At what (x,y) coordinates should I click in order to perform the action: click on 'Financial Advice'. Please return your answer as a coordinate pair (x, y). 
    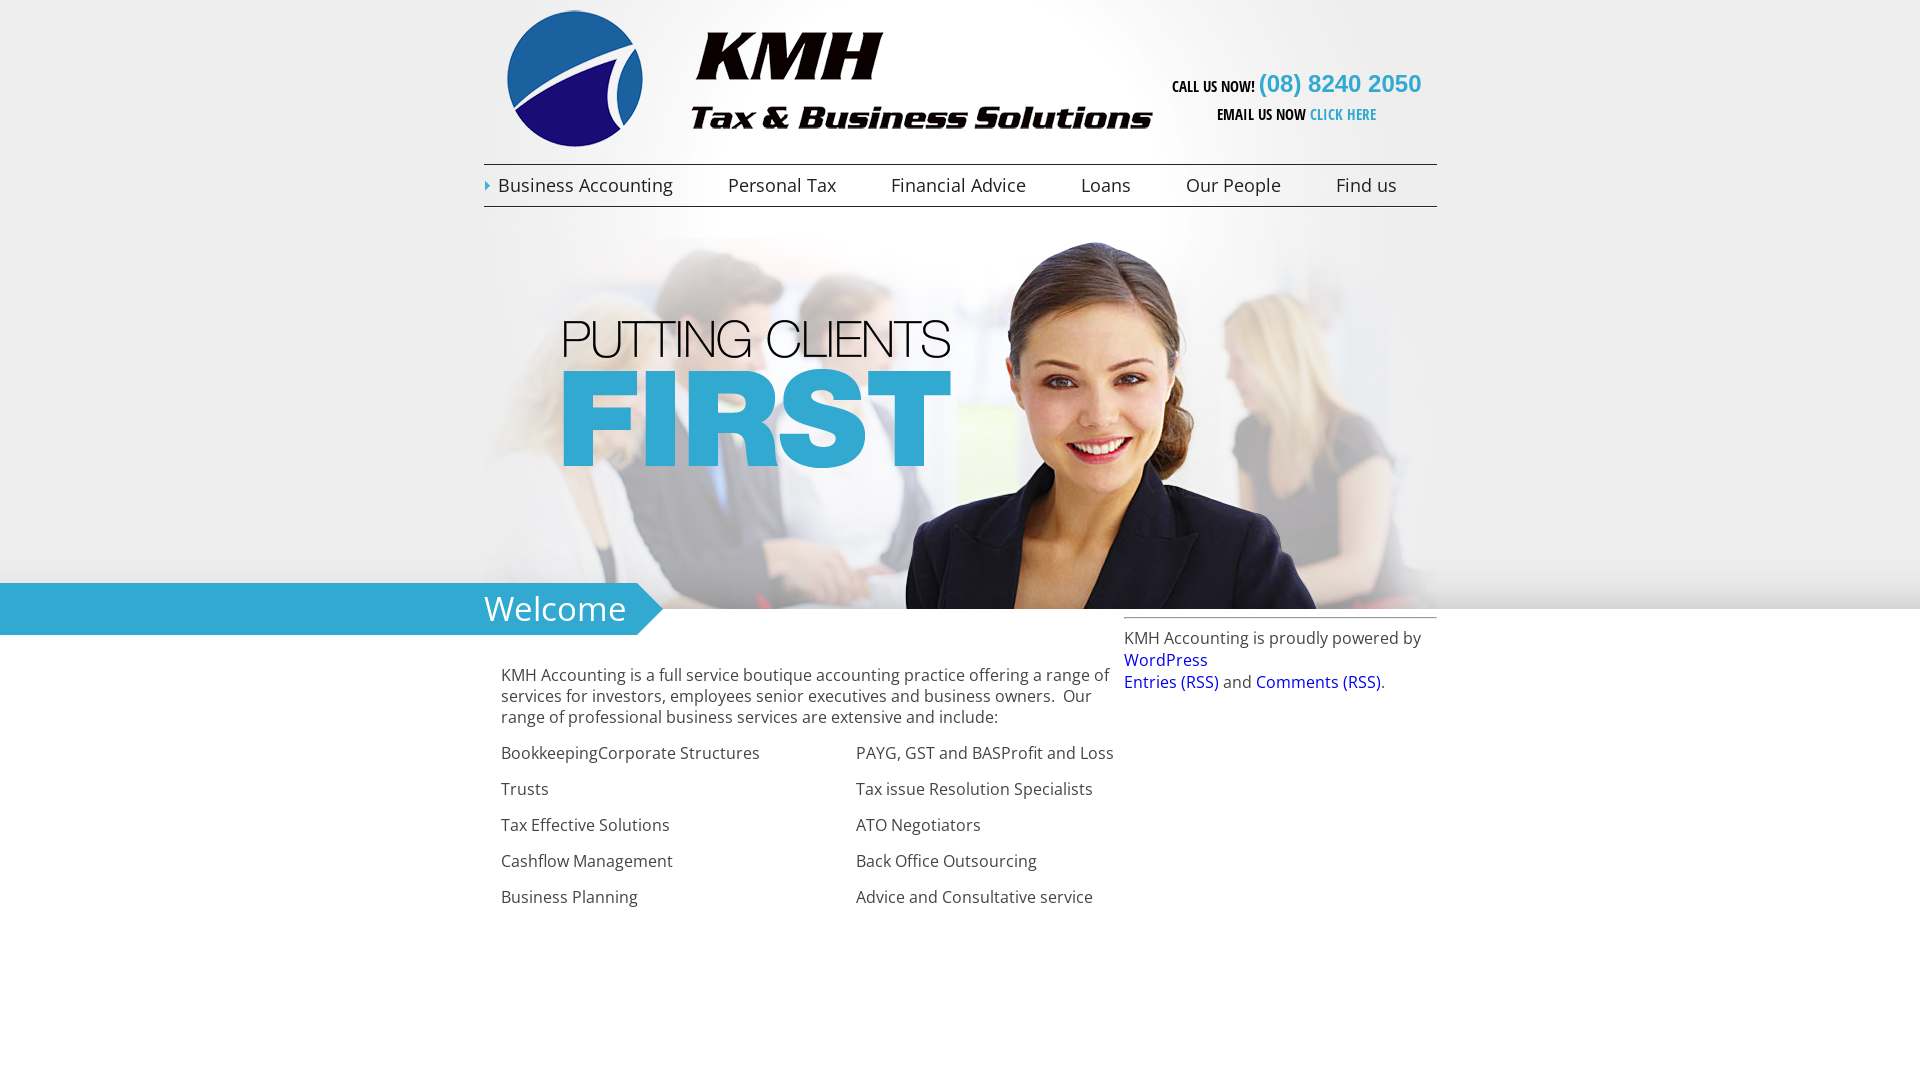
    Looking at the image, I should click on (970, 185).